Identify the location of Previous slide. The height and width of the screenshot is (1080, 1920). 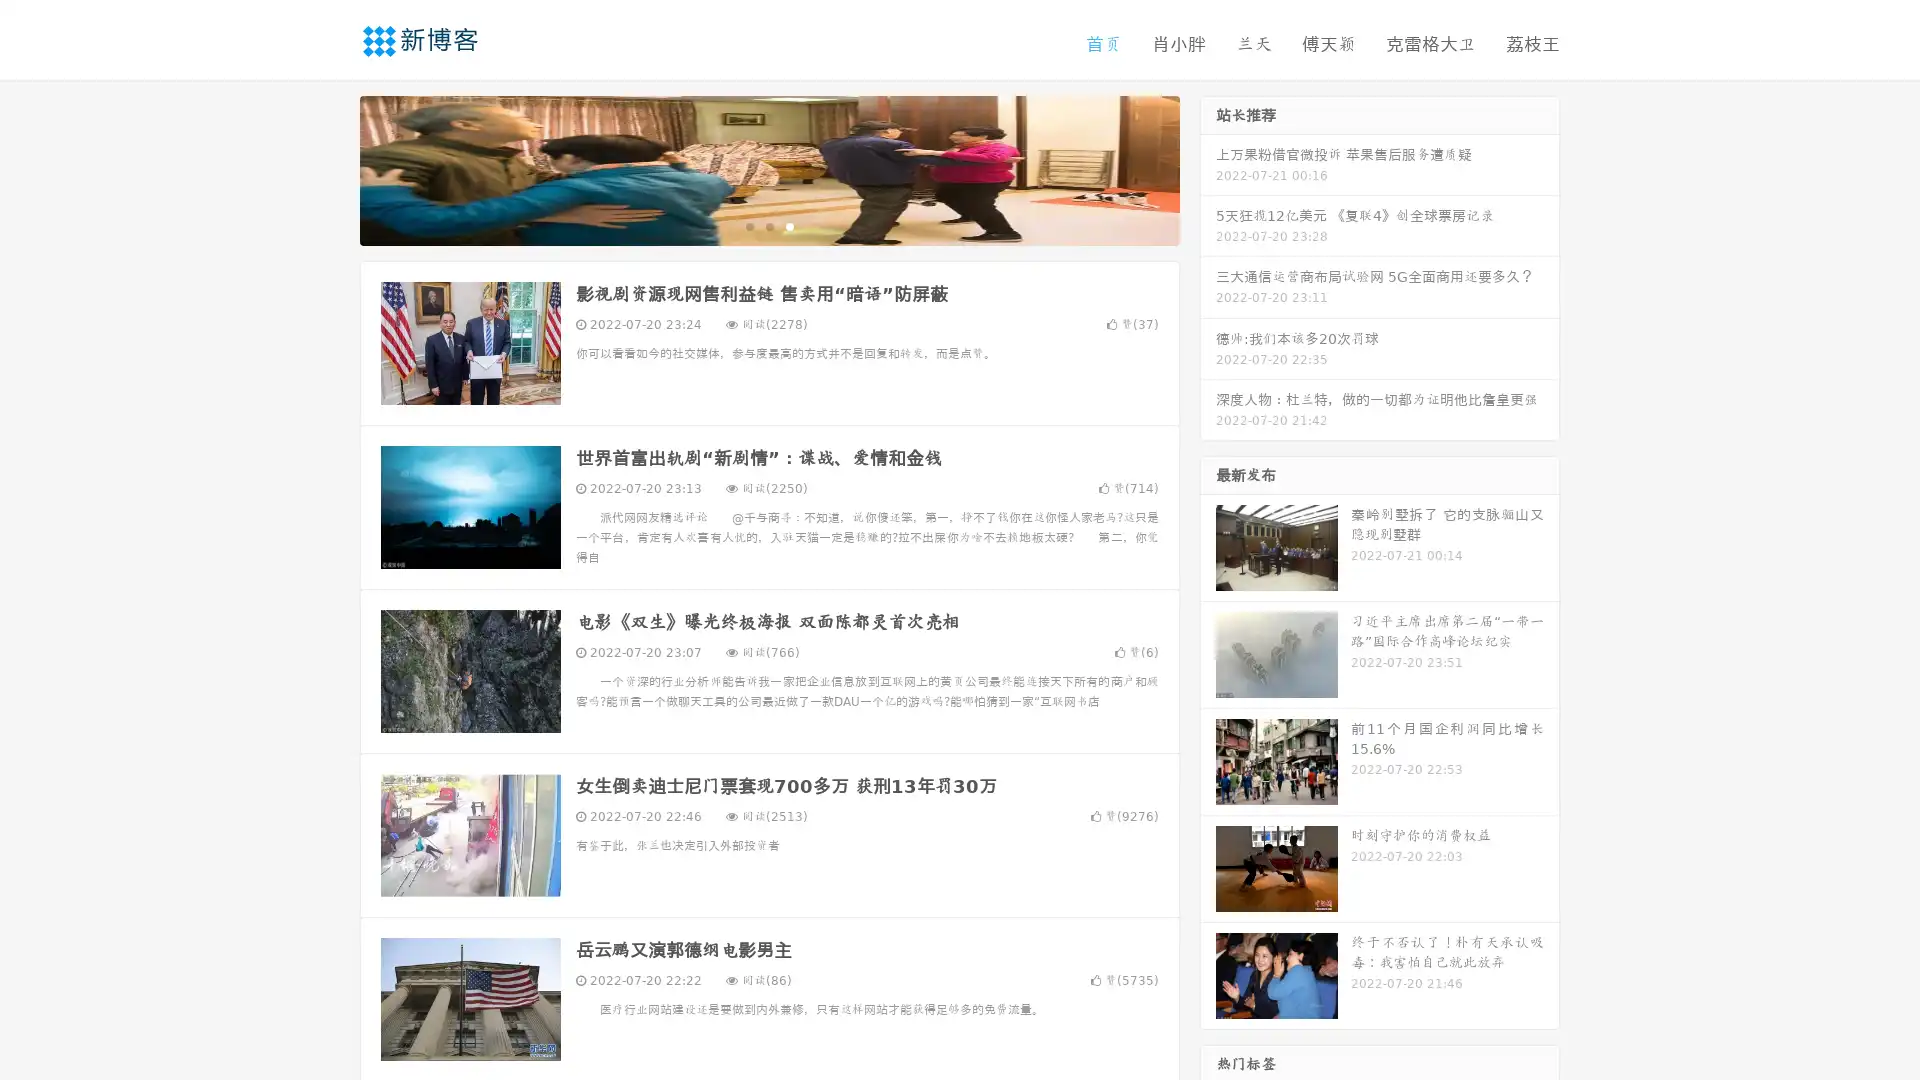
(330, 168).